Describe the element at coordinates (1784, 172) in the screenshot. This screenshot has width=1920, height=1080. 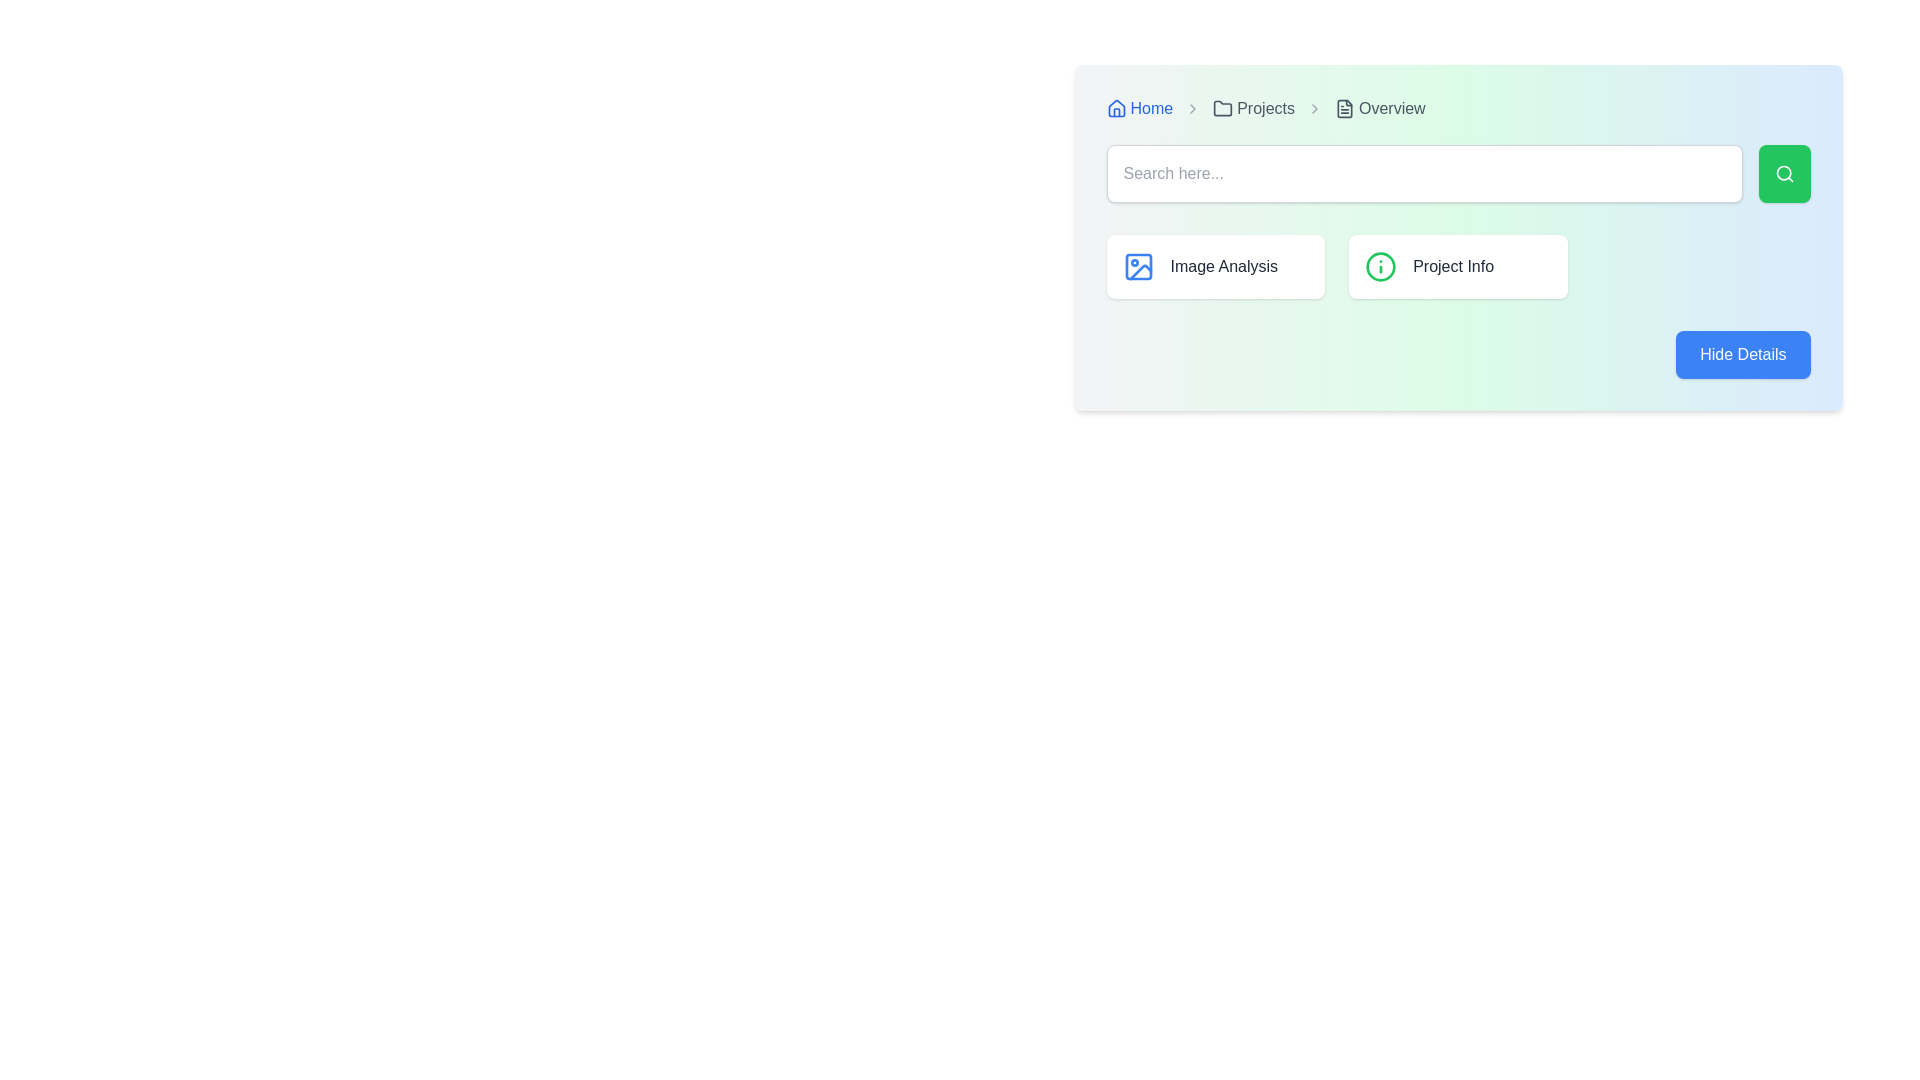
I see `the magnifying glass icon inside the green button at the top-right corner of the interface` at that location.